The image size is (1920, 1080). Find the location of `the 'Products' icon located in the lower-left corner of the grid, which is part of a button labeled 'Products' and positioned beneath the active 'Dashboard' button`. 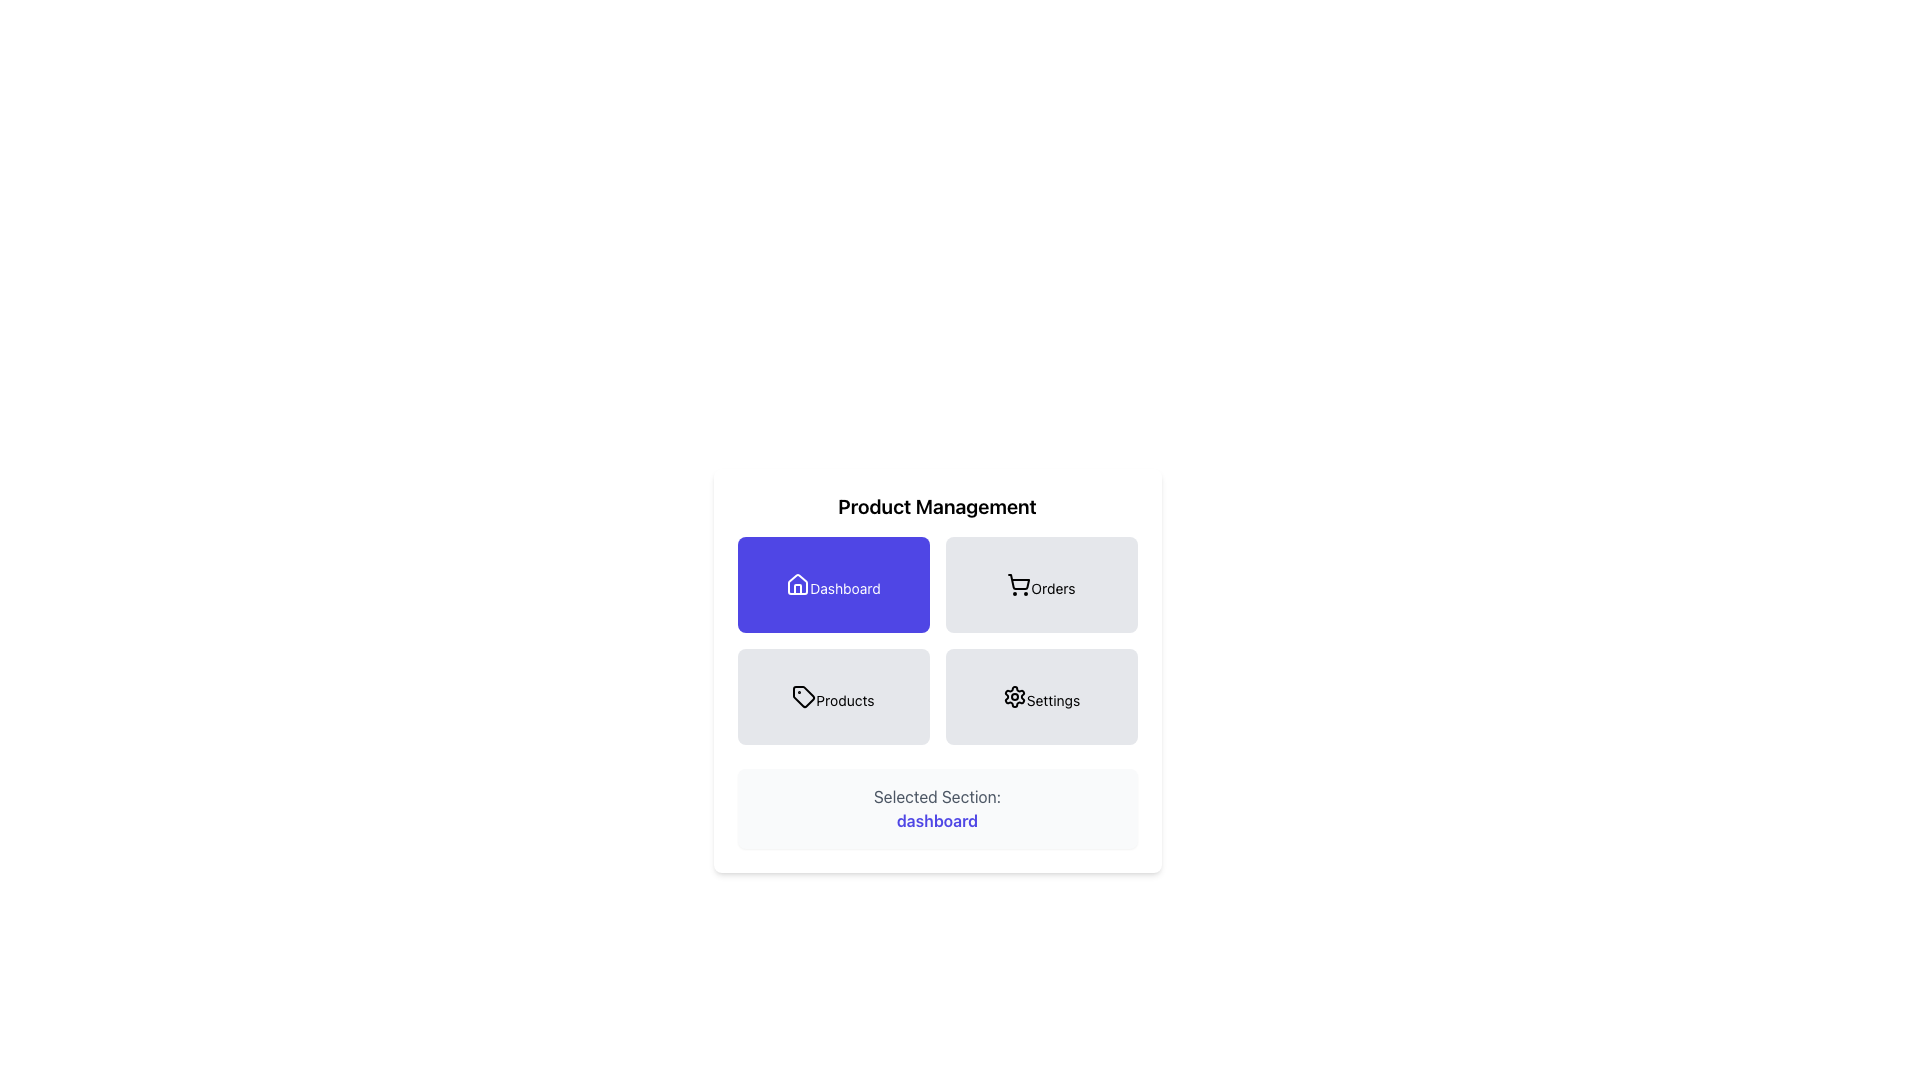

the 'Products' icon located in the lower-left corner of the grid, which is part of a button labeled 'Products' and positioned beneath the active 'Dashboard' button is located at coordinates (804, 696).